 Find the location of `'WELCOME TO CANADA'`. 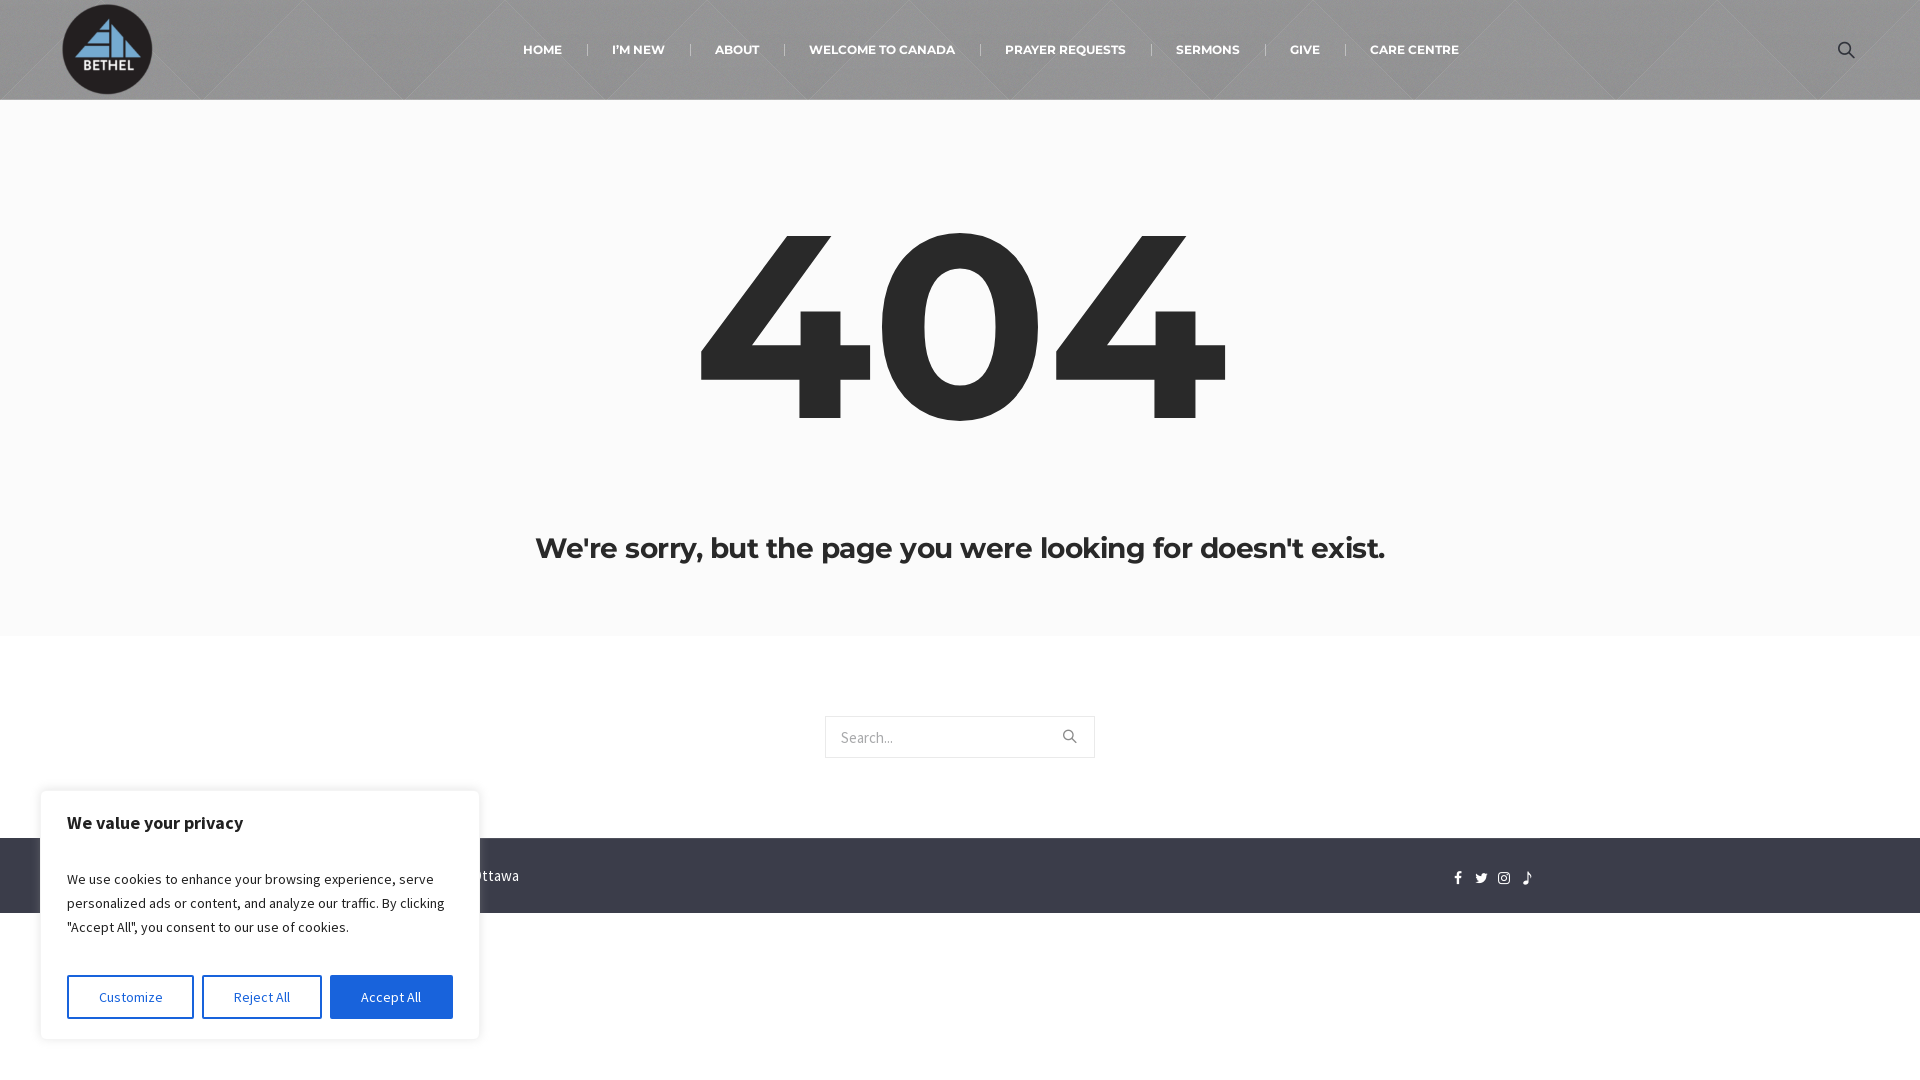

'WELCOME TO CANADA' is located at coordinates (881, 48).